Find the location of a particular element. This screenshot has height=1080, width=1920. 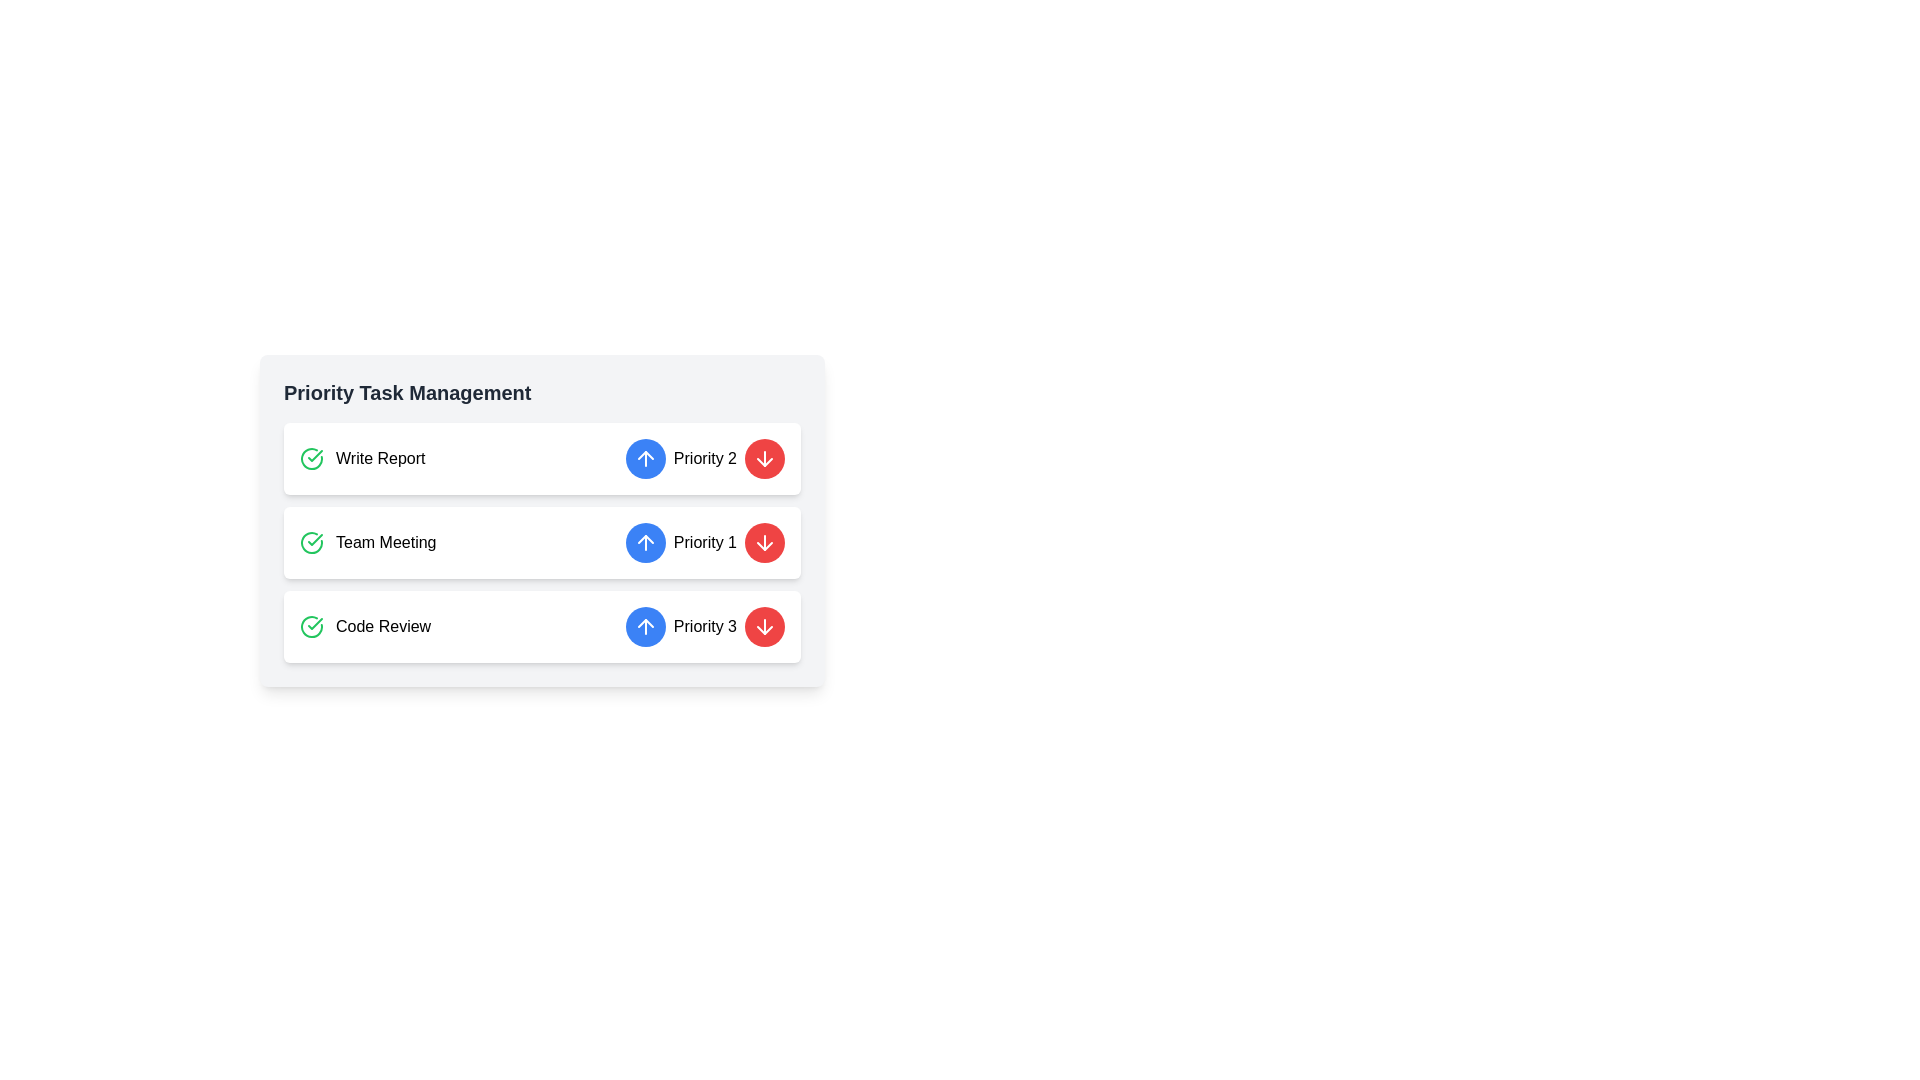

the green checkmark icon indicating success in the 'Write Report' section of the 'Priority Task Management' area is located at coordinates (314, 623).